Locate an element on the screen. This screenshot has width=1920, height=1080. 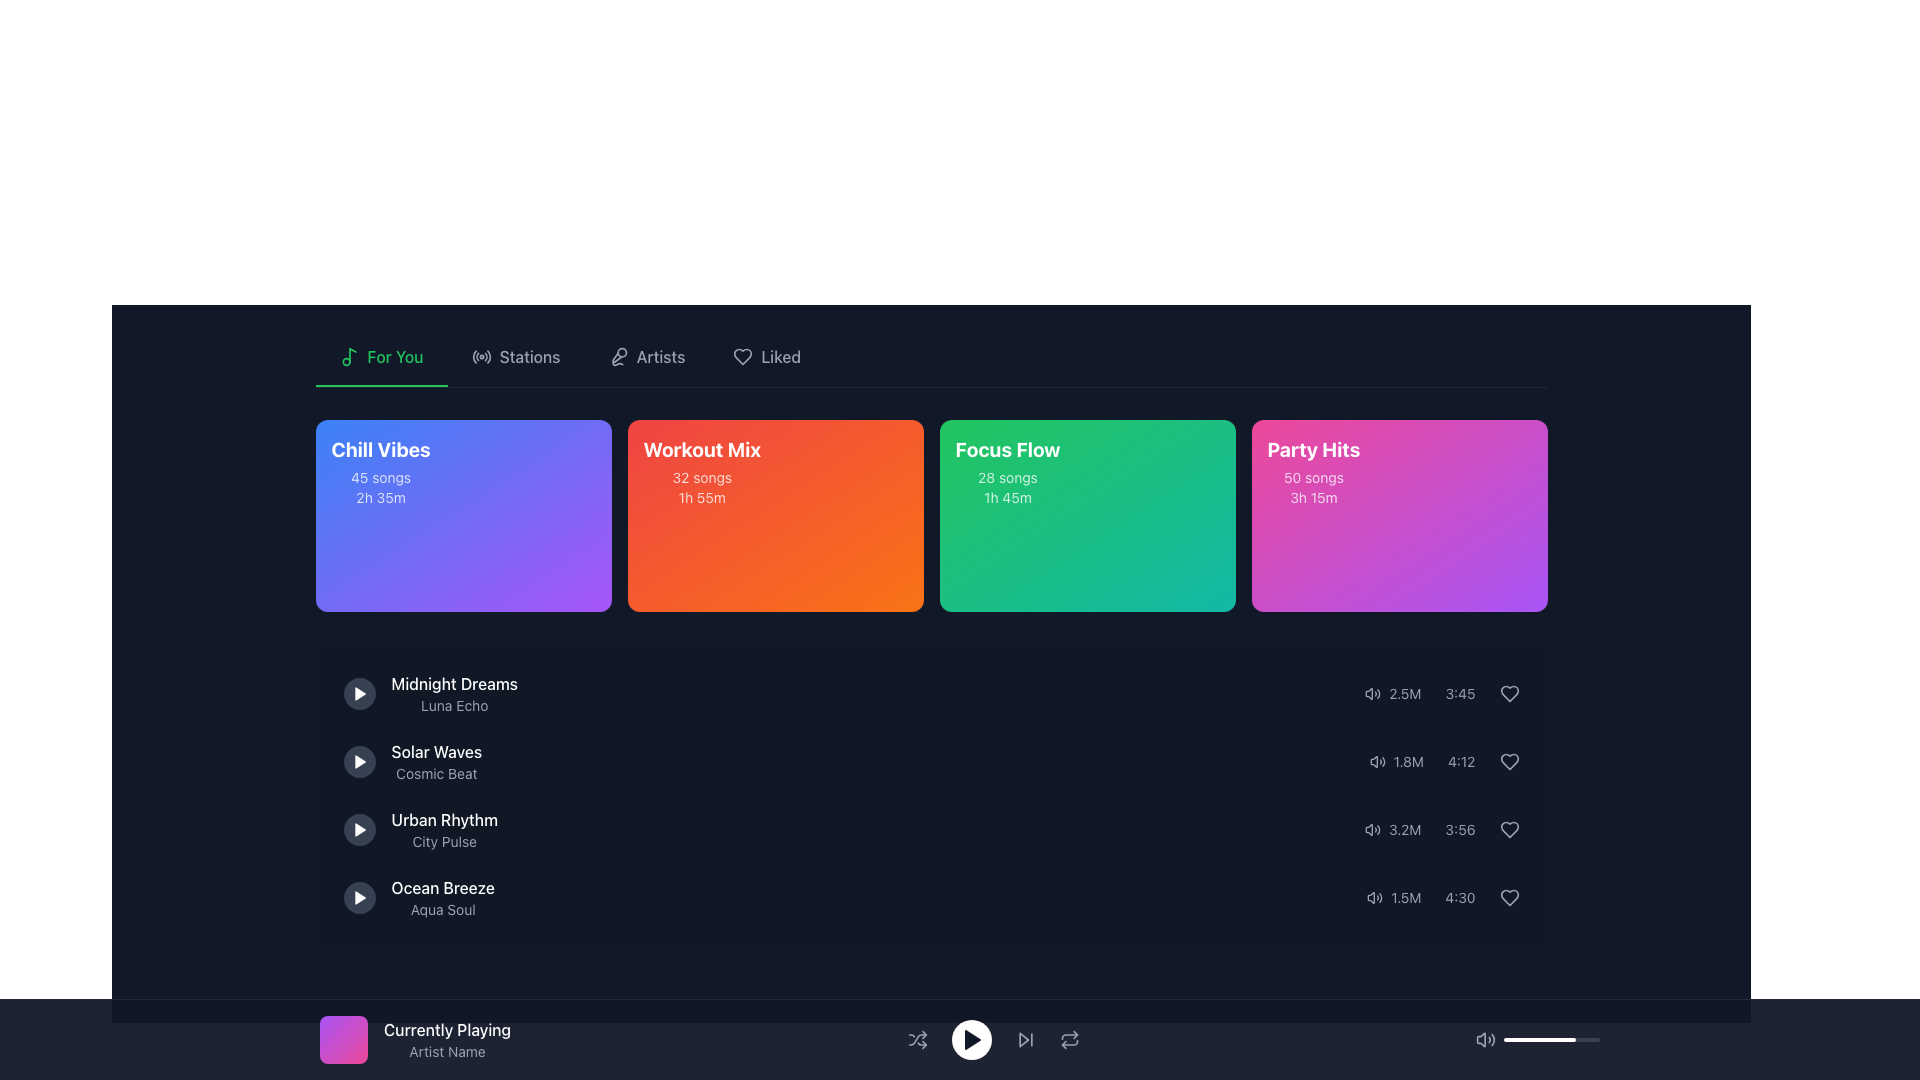
the circular play button with a dark gray background and a white play icon to play the track 'Urban Rhythm' is located at coordinates (359, 829).